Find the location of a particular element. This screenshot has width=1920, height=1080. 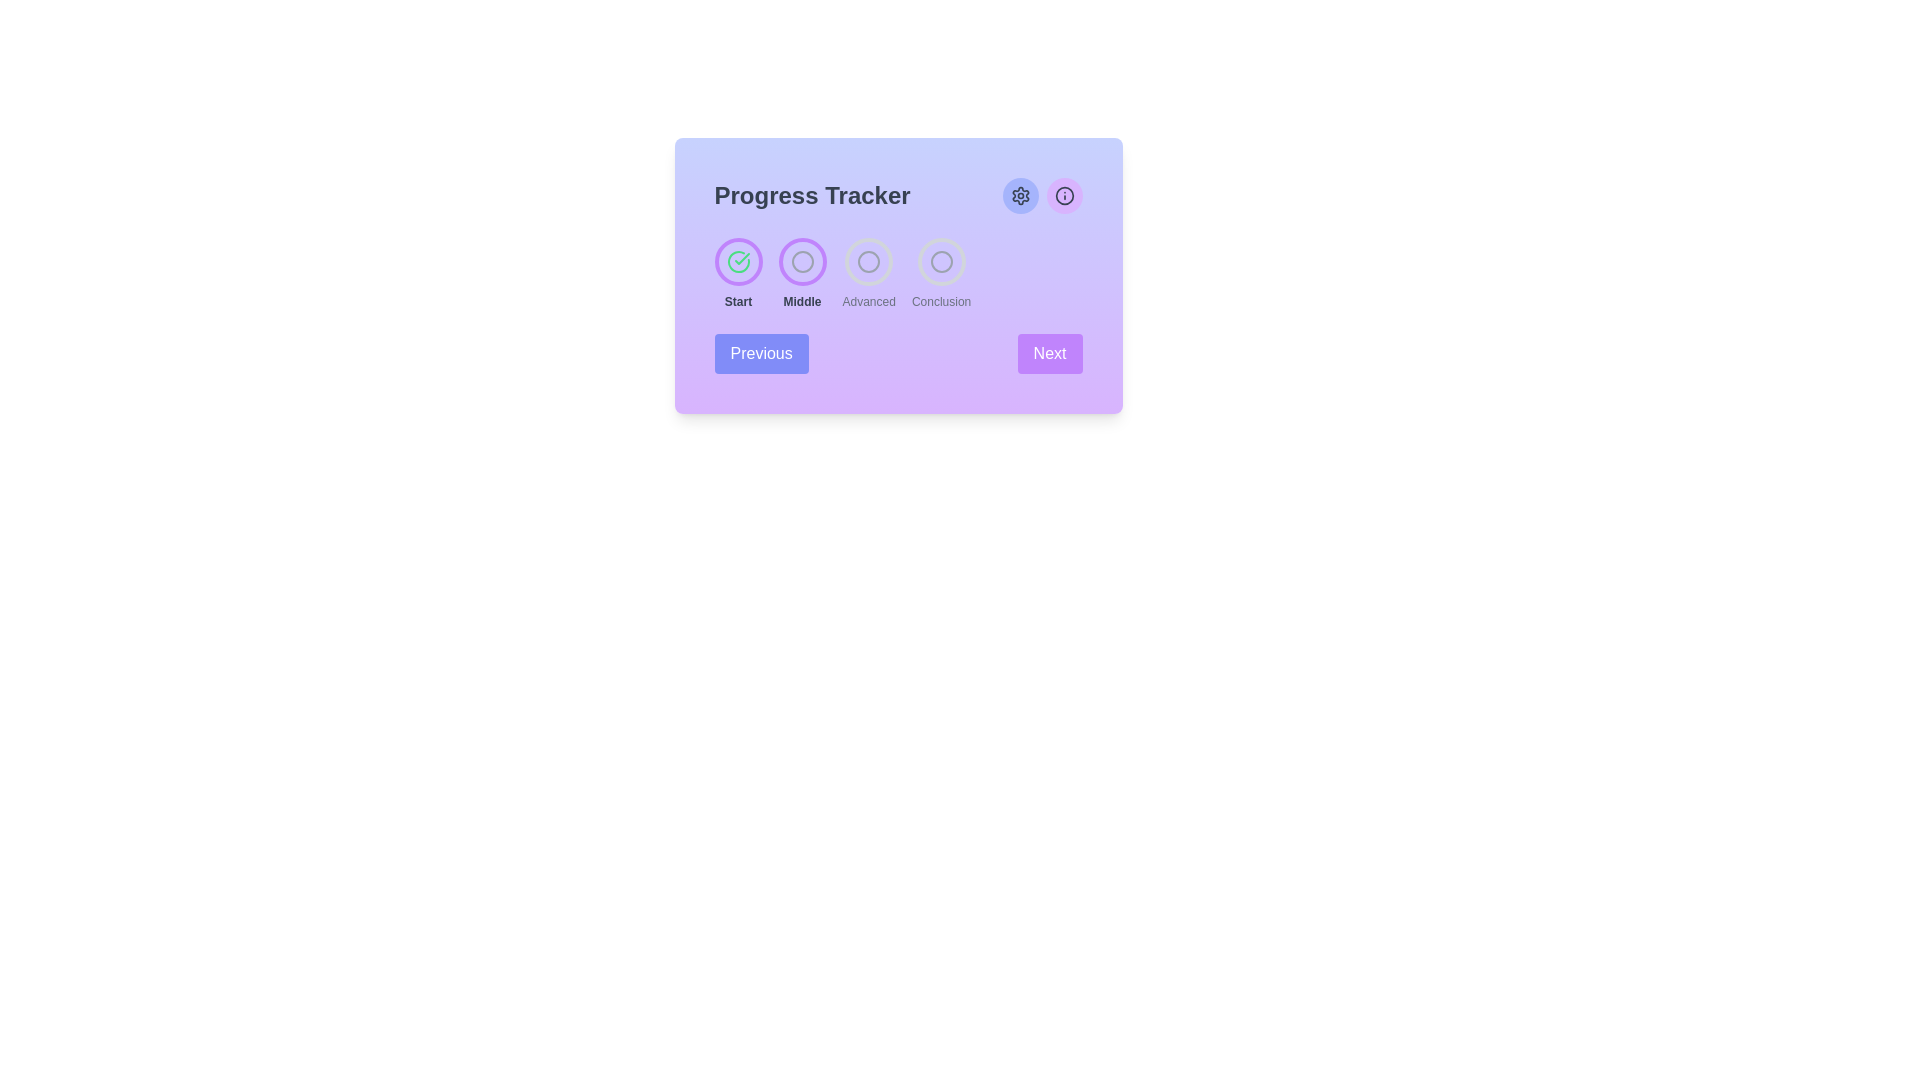

the settings icon located near the top right of the 'Progress Tracker' panel, which is the second icon from the right edge and positioned directly to the left of a circular icon is located at coordinates (1020, 196).